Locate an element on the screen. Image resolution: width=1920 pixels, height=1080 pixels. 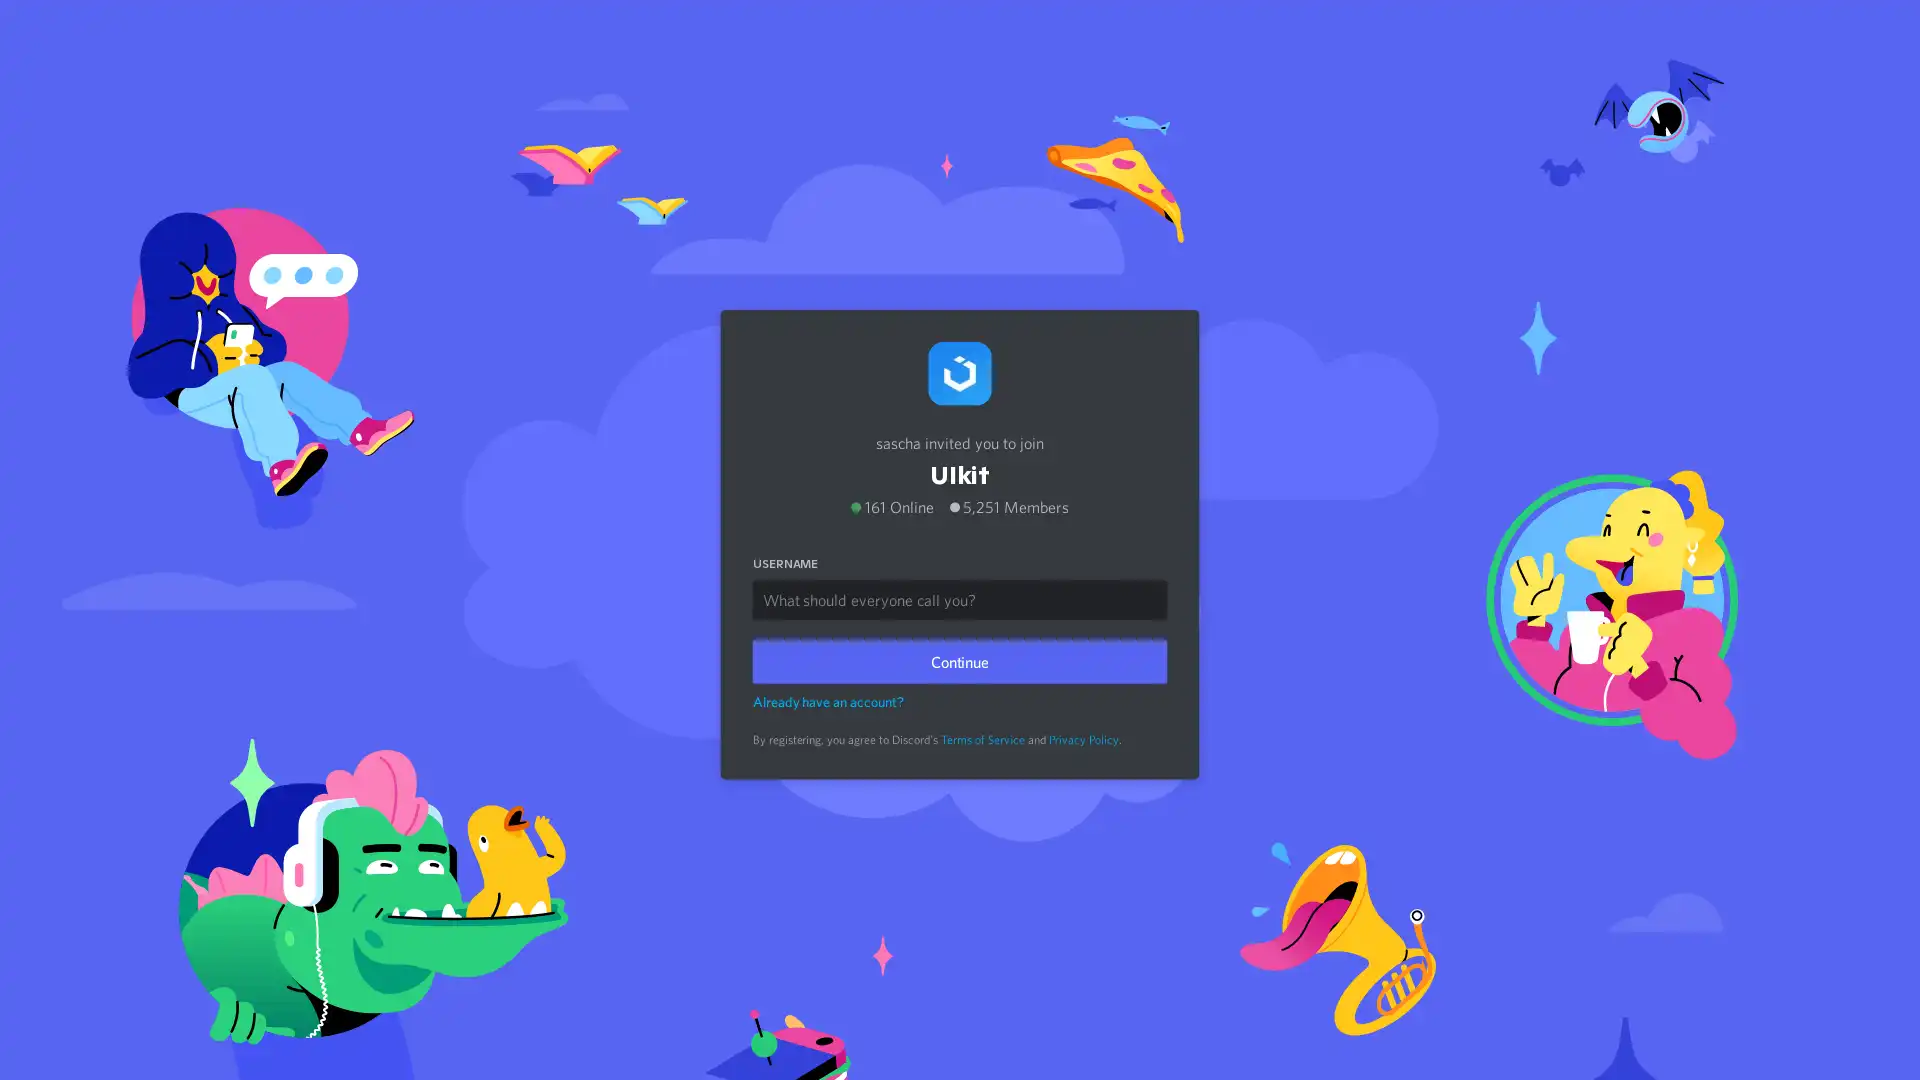
Already have an account? is located at coordinates (828, 696).